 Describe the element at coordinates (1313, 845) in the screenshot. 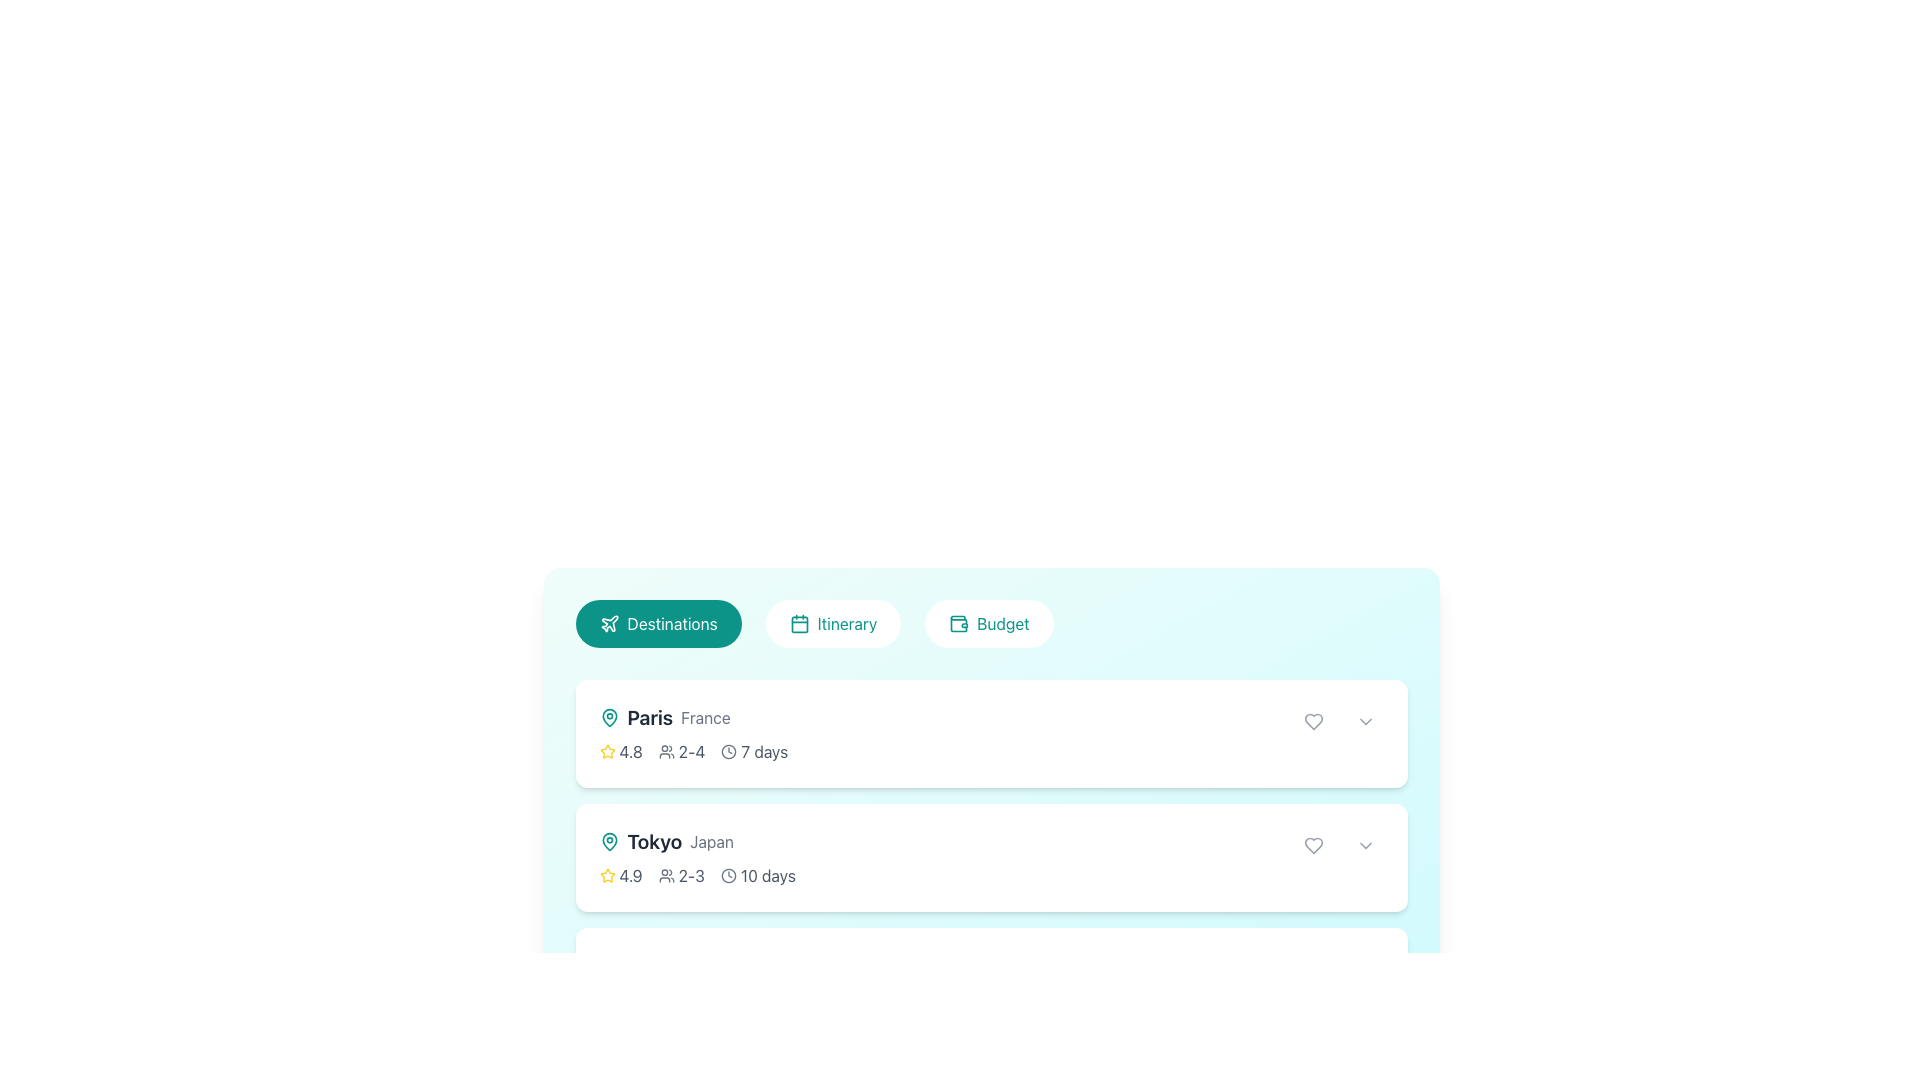

I see `the heart icon located in the second card on the right side of the content` at that location.